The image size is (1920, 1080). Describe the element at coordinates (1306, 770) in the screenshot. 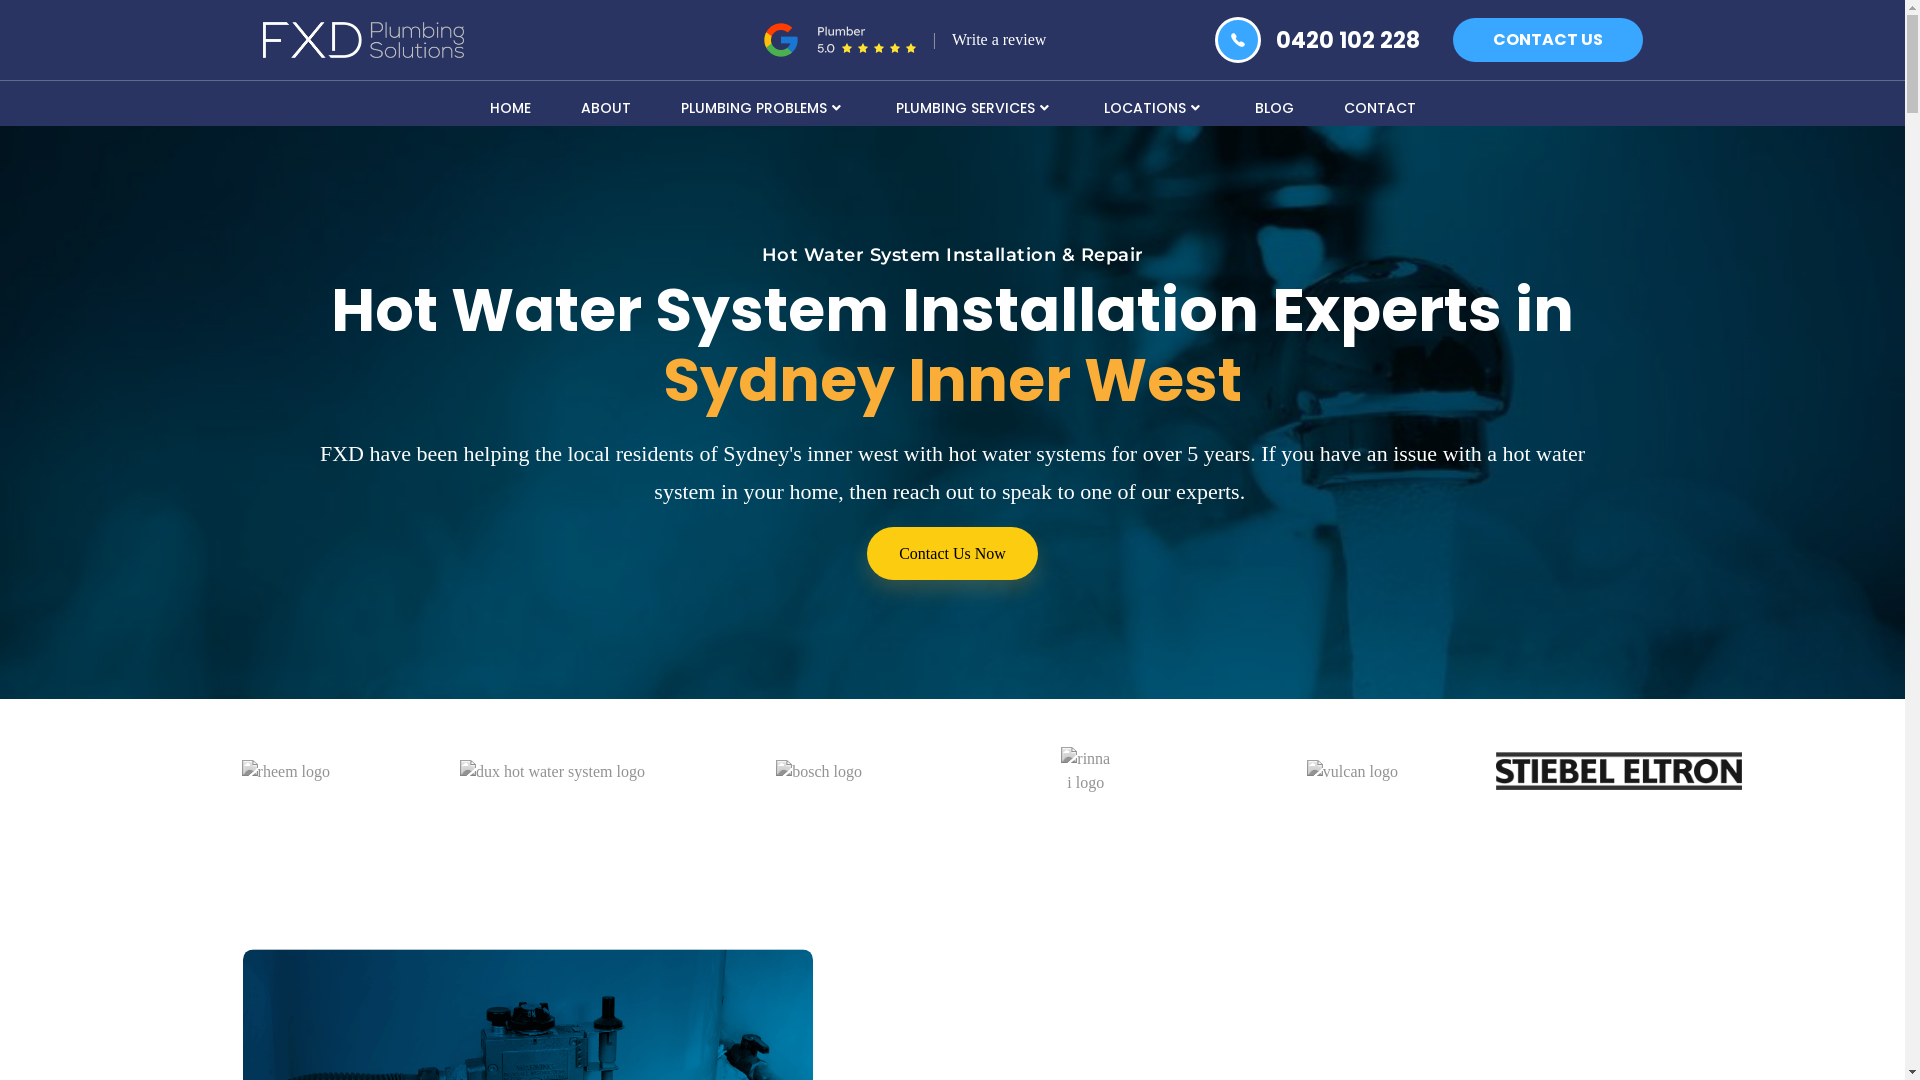

I see `'vulcan logo'` at that location.